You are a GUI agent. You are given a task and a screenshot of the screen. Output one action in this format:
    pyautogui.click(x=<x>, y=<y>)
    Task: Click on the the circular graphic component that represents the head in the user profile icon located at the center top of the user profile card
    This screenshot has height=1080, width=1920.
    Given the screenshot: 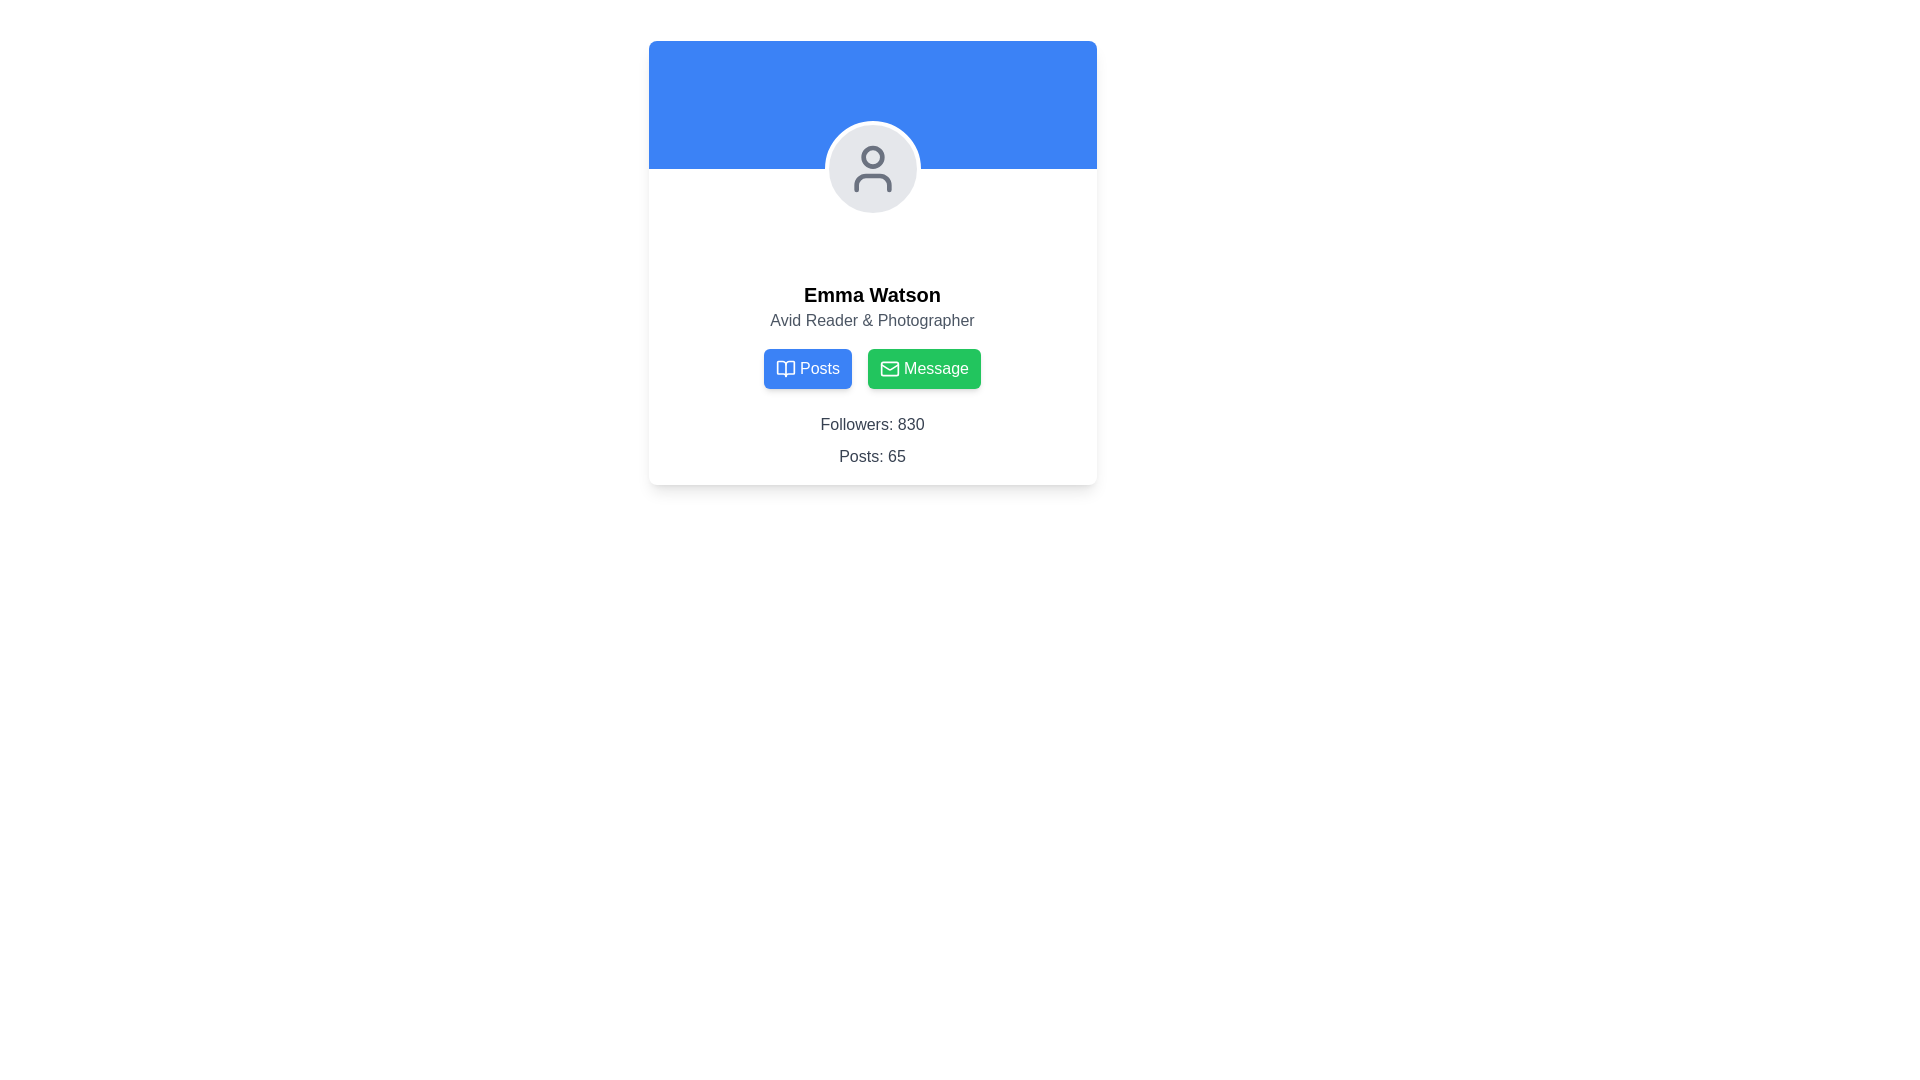 What is the action you would take?
    pyautogui.click(x=872, y=156)
    